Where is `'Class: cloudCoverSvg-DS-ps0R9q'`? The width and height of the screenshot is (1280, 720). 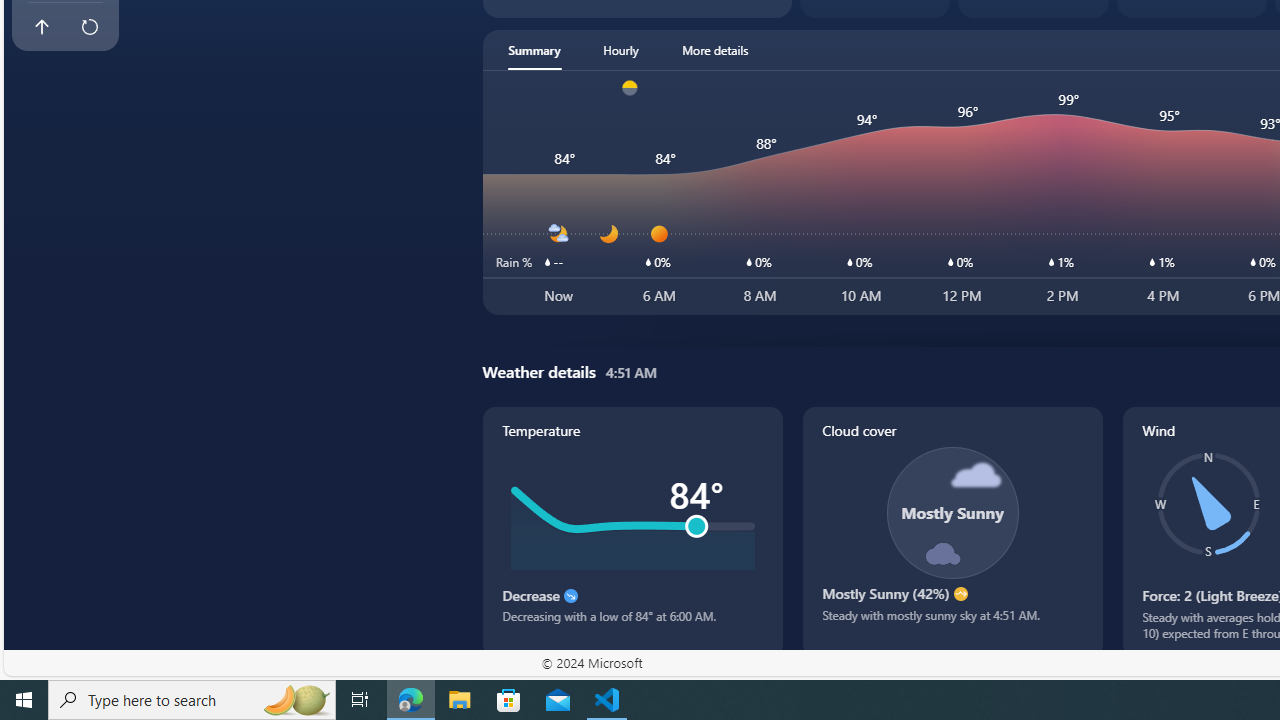 'Class: cloudCoverSvg-DS-ps0R9q' is located at coordinates (951, 512).